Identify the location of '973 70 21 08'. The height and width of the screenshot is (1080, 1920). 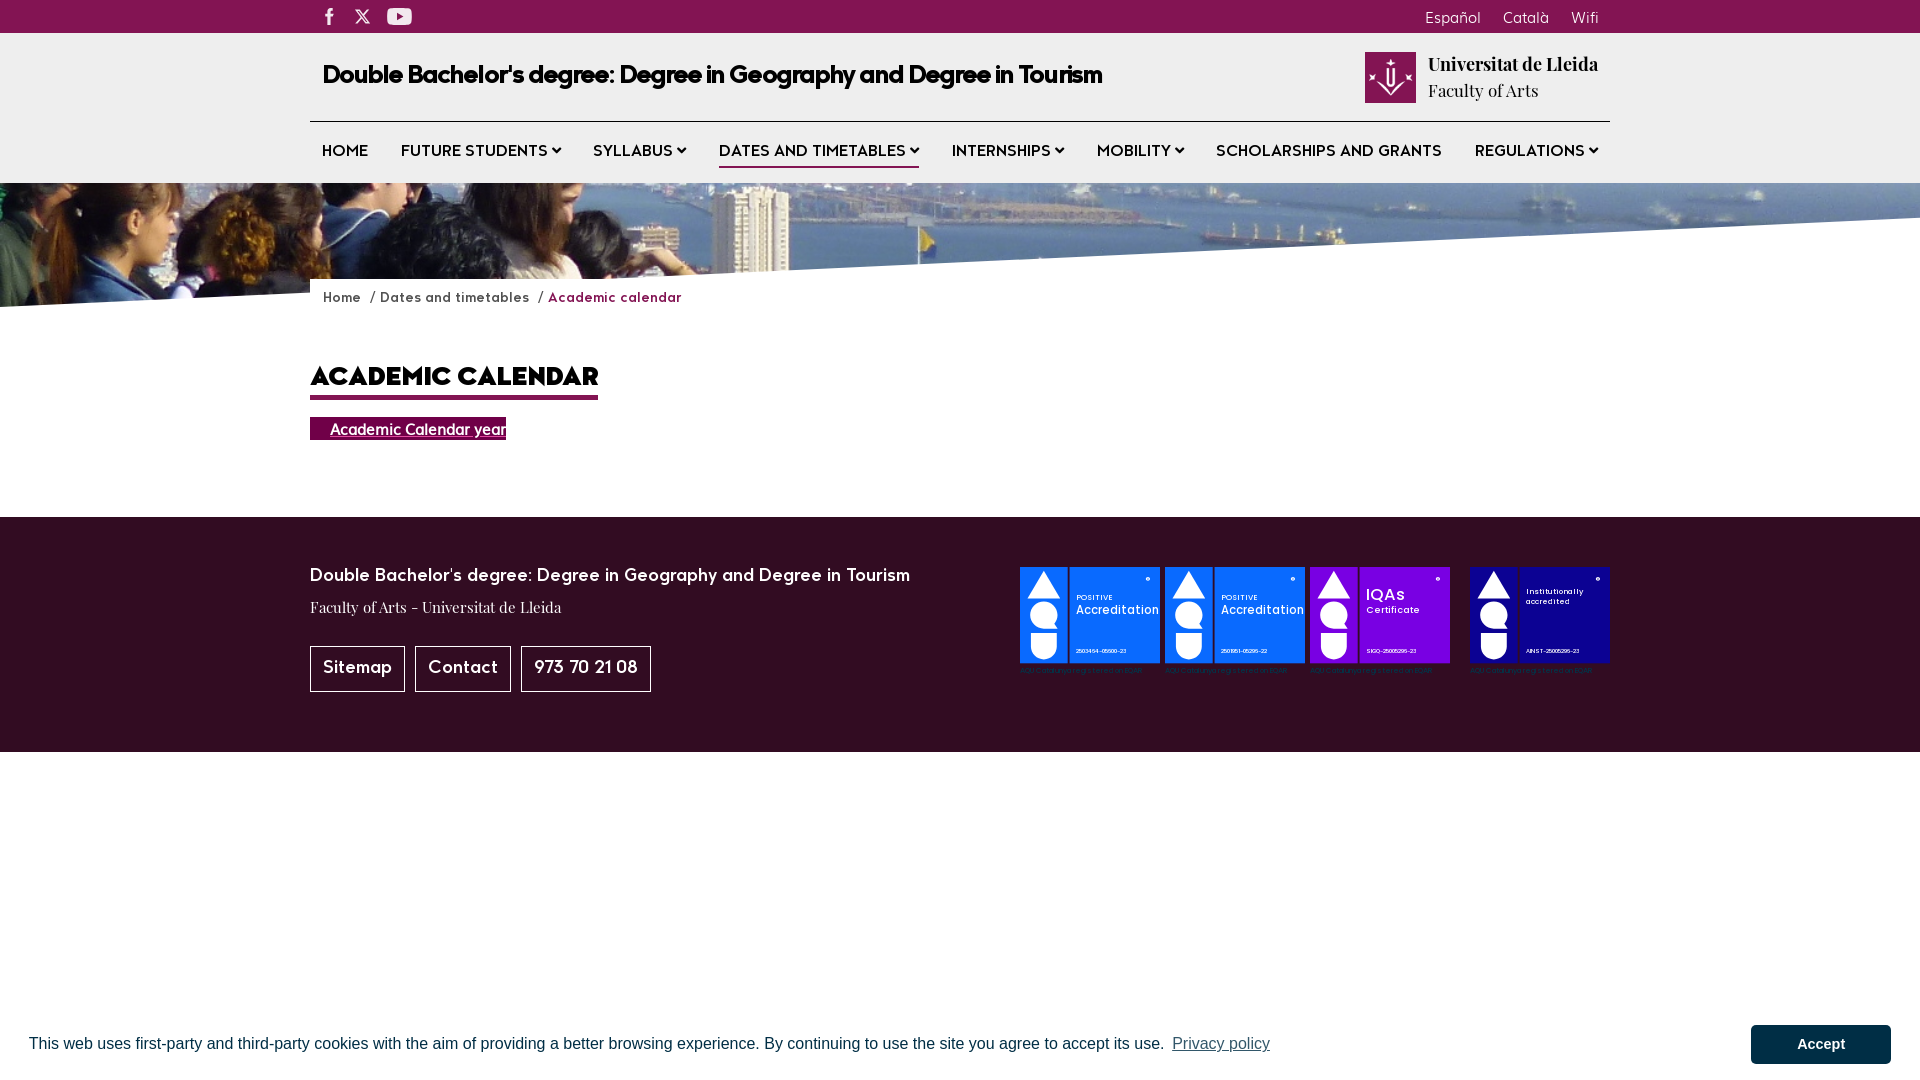
(584, 668).